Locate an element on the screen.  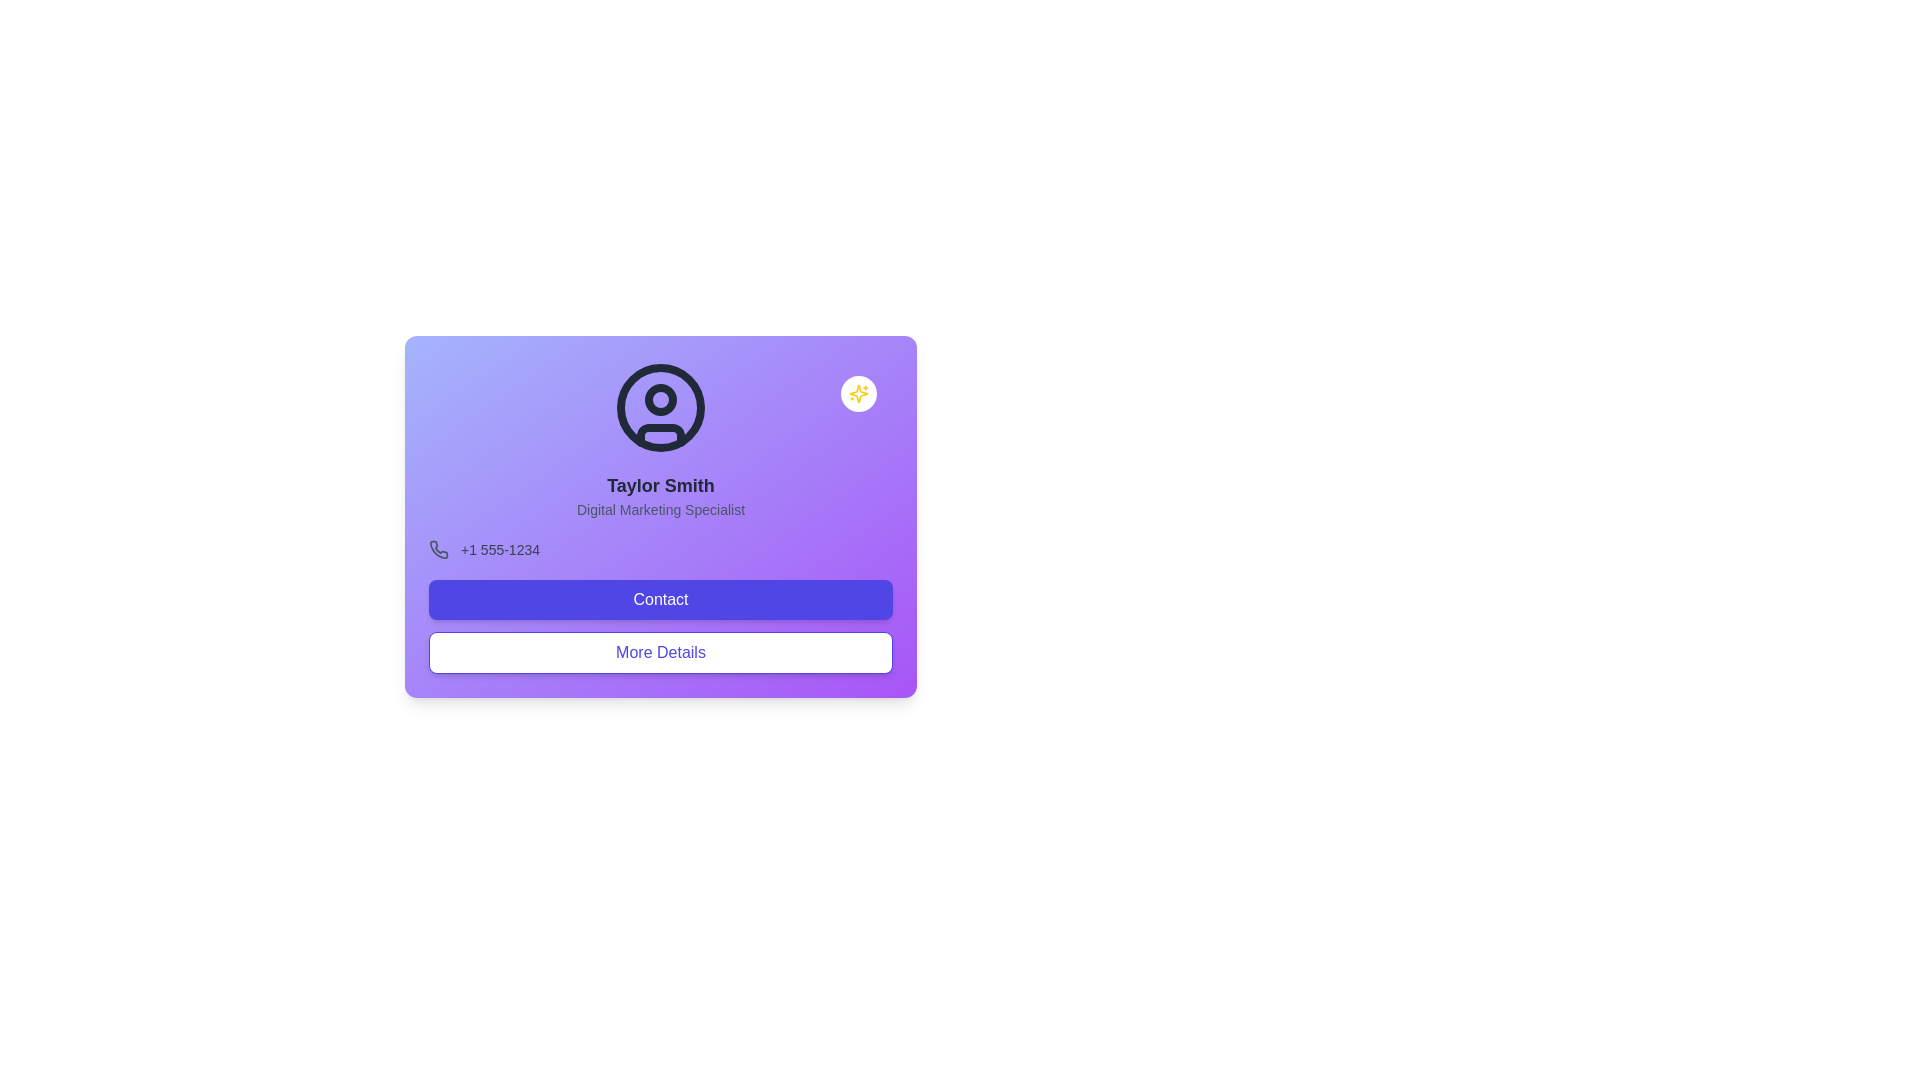
the phone icon with a gray tone on a light purple background, positioned next to the text '+1 555-1234' is located at coordinates (437, 550).